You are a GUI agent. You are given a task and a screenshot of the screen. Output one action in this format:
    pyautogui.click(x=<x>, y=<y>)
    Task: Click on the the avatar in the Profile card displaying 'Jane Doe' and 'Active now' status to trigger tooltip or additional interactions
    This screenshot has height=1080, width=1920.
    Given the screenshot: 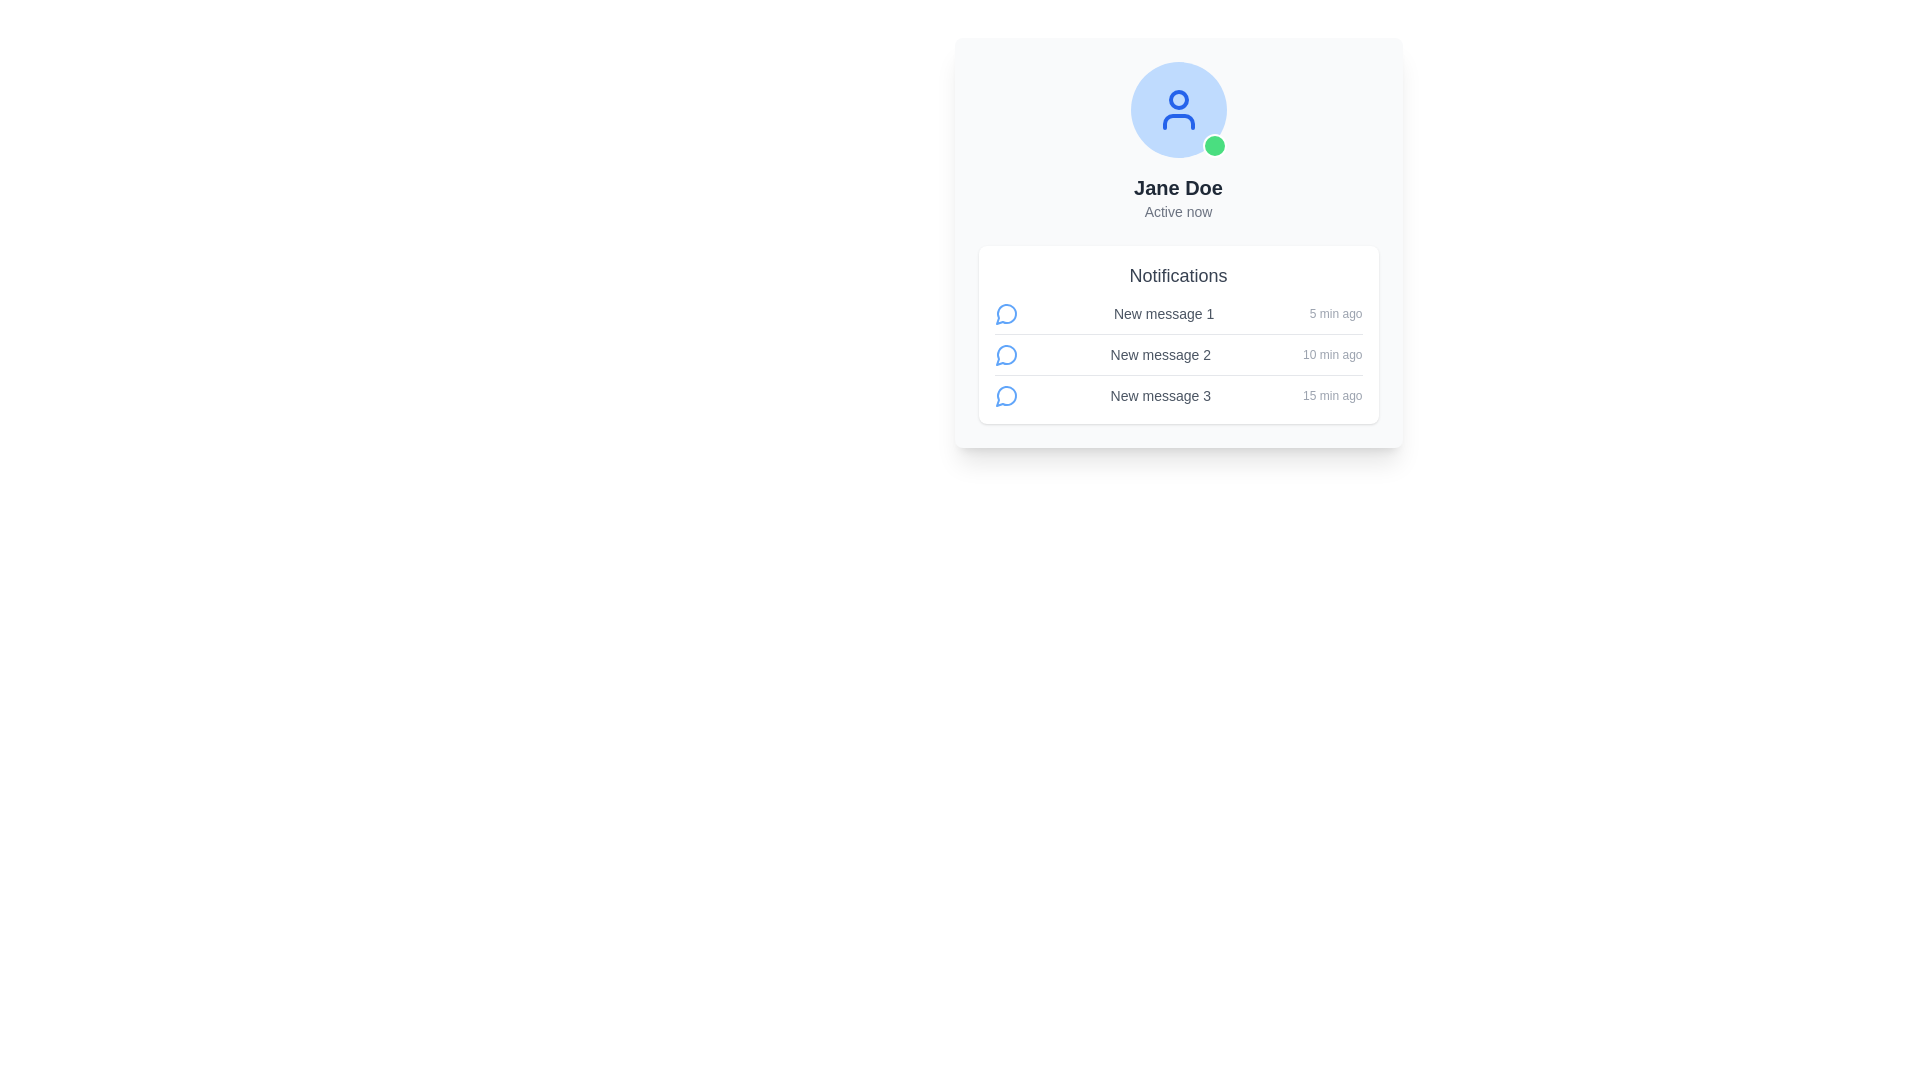 What is the action you would take?
    pyautogui.click(x=1178, y=141)
    